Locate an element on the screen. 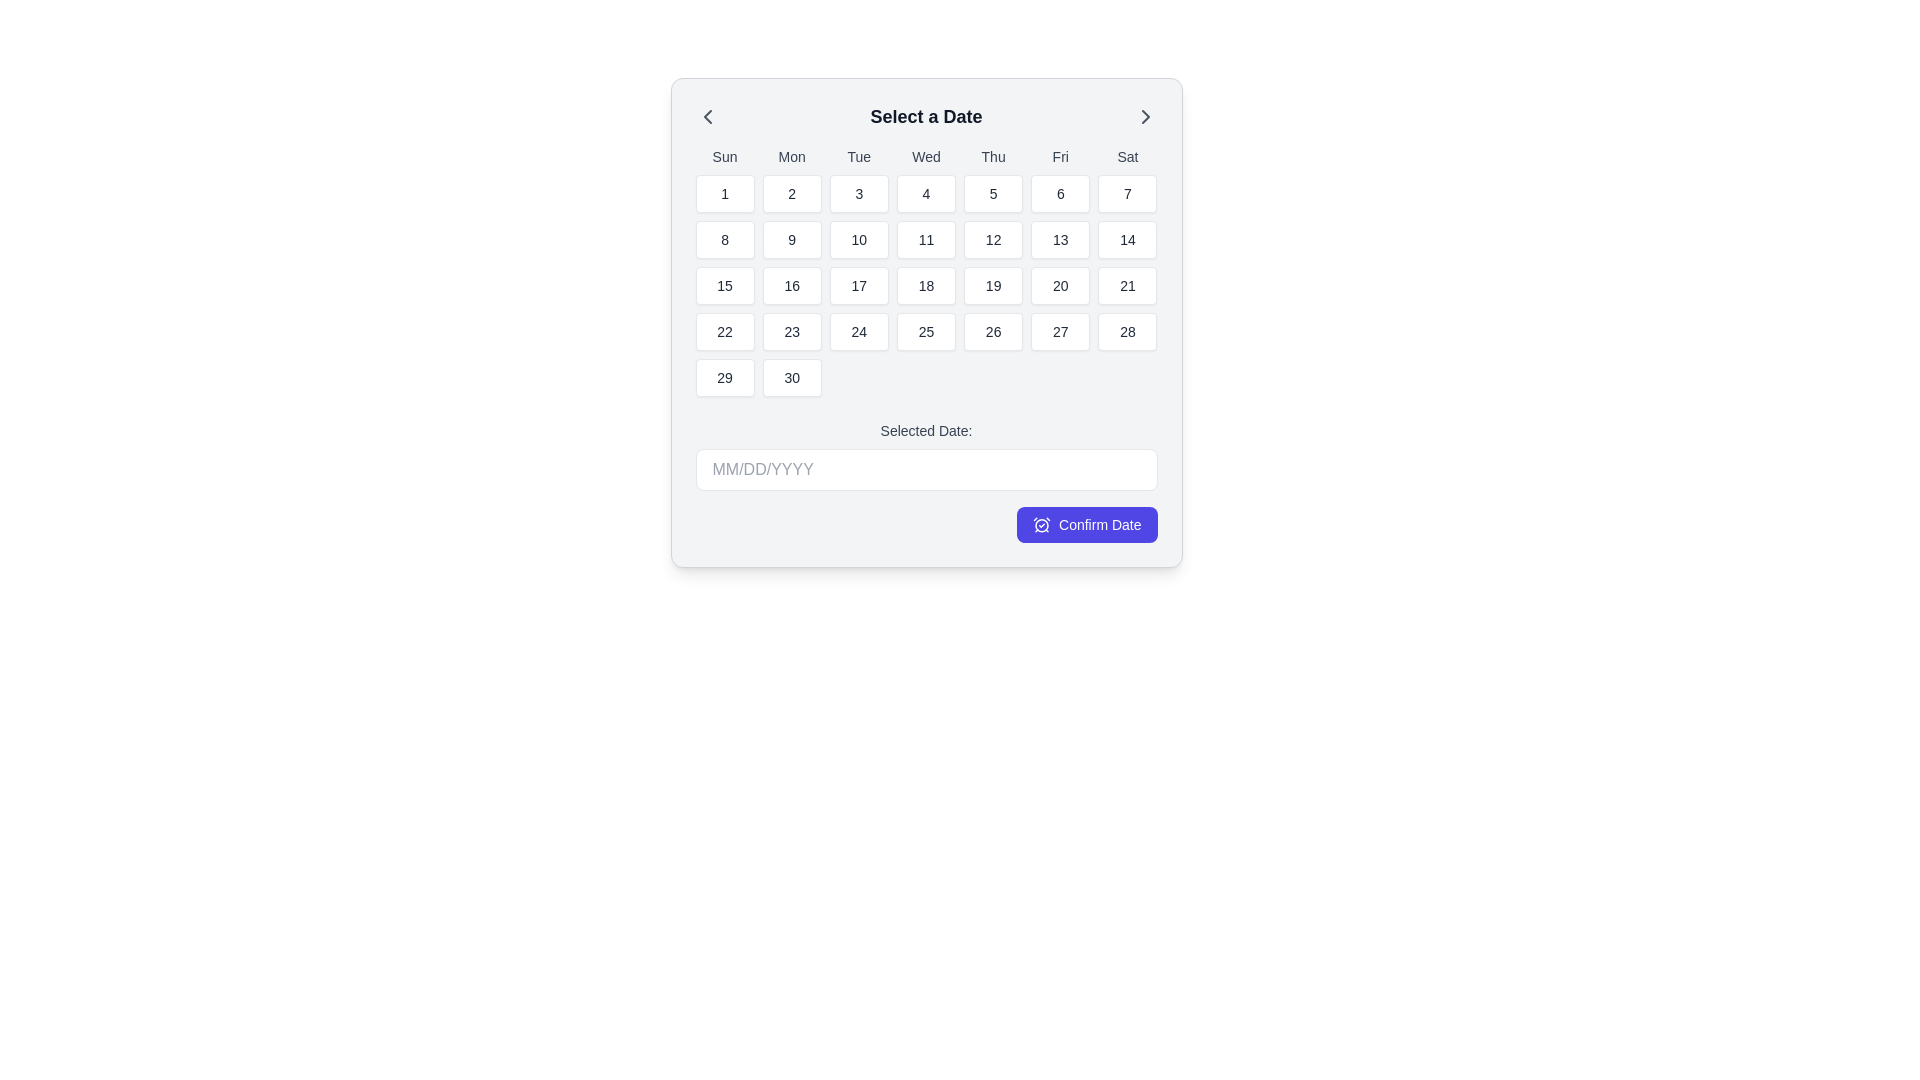 Image resolution: width=1920 pixels, height=1080 pixels. the selectable date button (4) in the calendar grid view under the 'Wed' header is located at coordinates (925, 193).